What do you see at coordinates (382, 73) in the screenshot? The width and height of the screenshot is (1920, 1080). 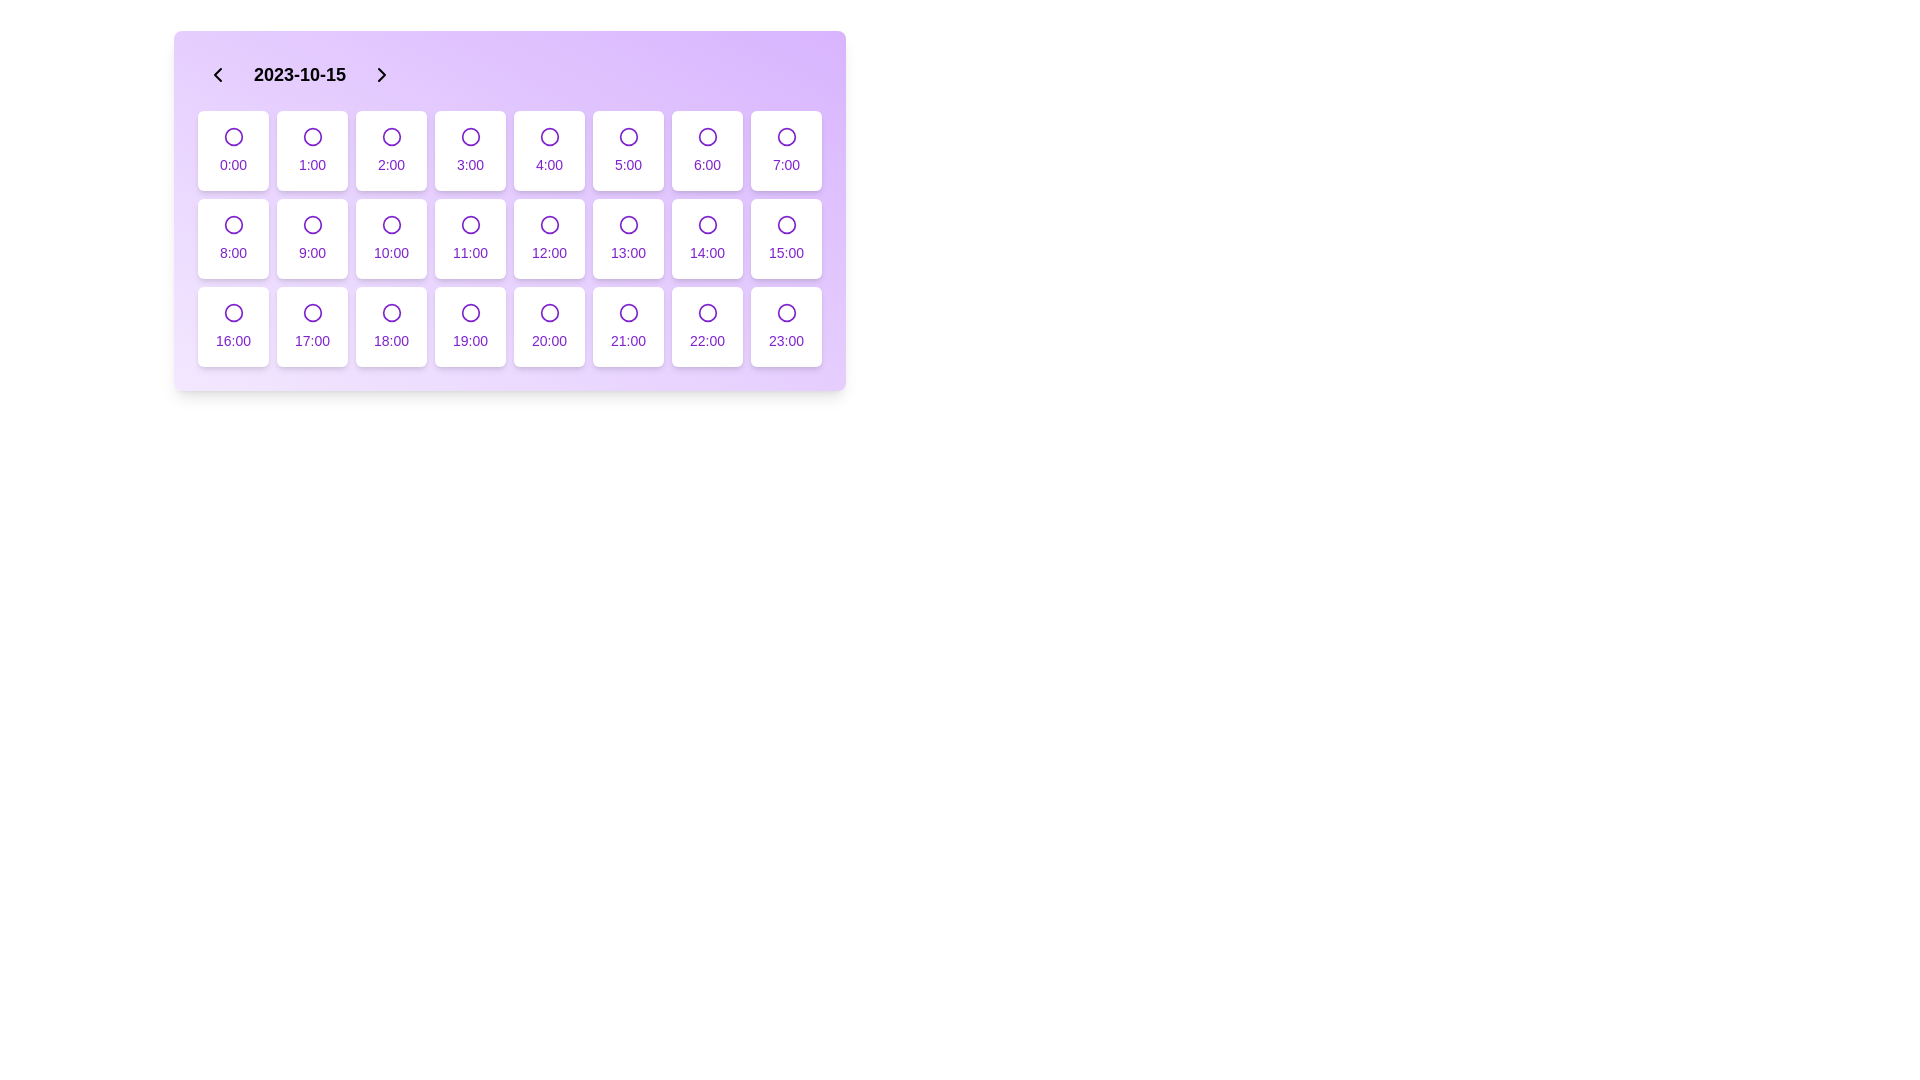 I see `the rightmost button in the date selector group` at bounding box center [382, 73].